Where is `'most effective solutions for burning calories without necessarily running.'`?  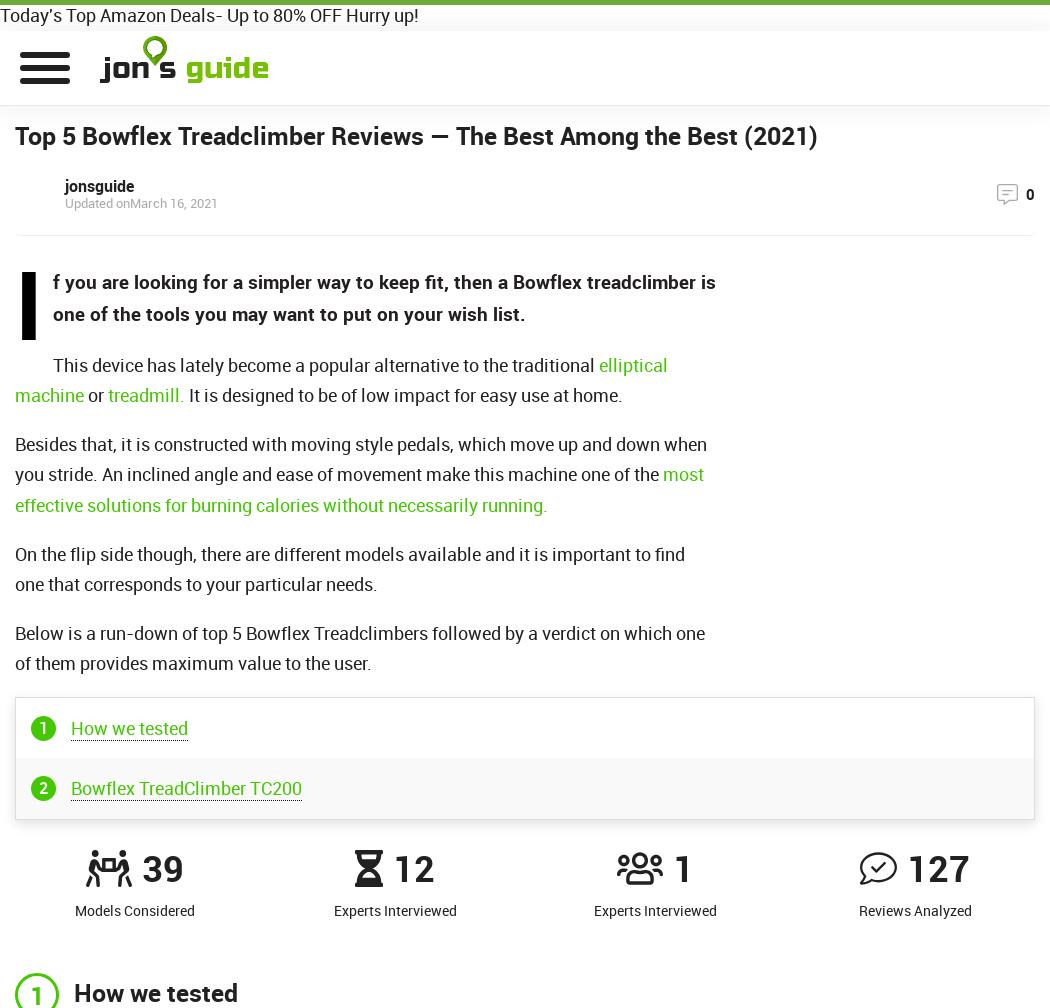 'most effective solutions for burning calories without necessarily running.' is located at coordinates (358, 488).